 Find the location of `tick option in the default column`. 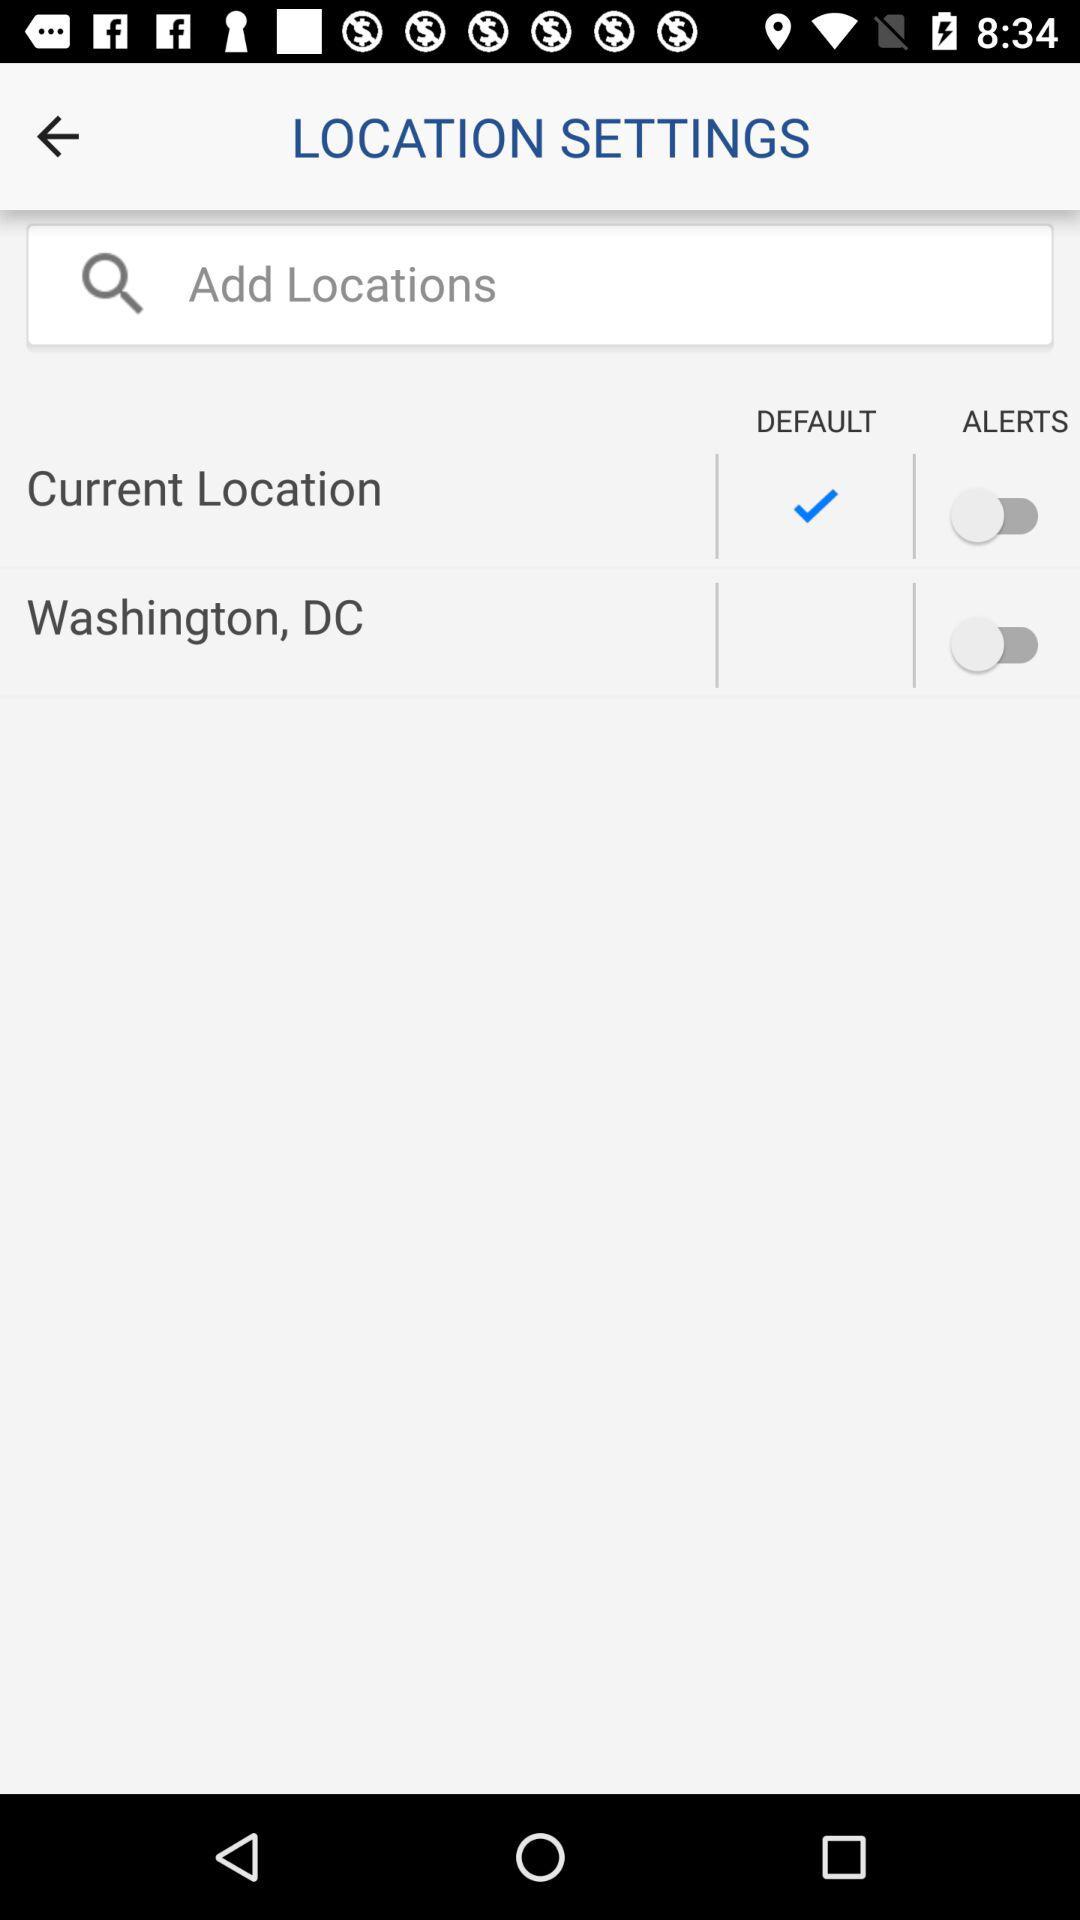

tick option in the default column is located at coordinates (815, 506).